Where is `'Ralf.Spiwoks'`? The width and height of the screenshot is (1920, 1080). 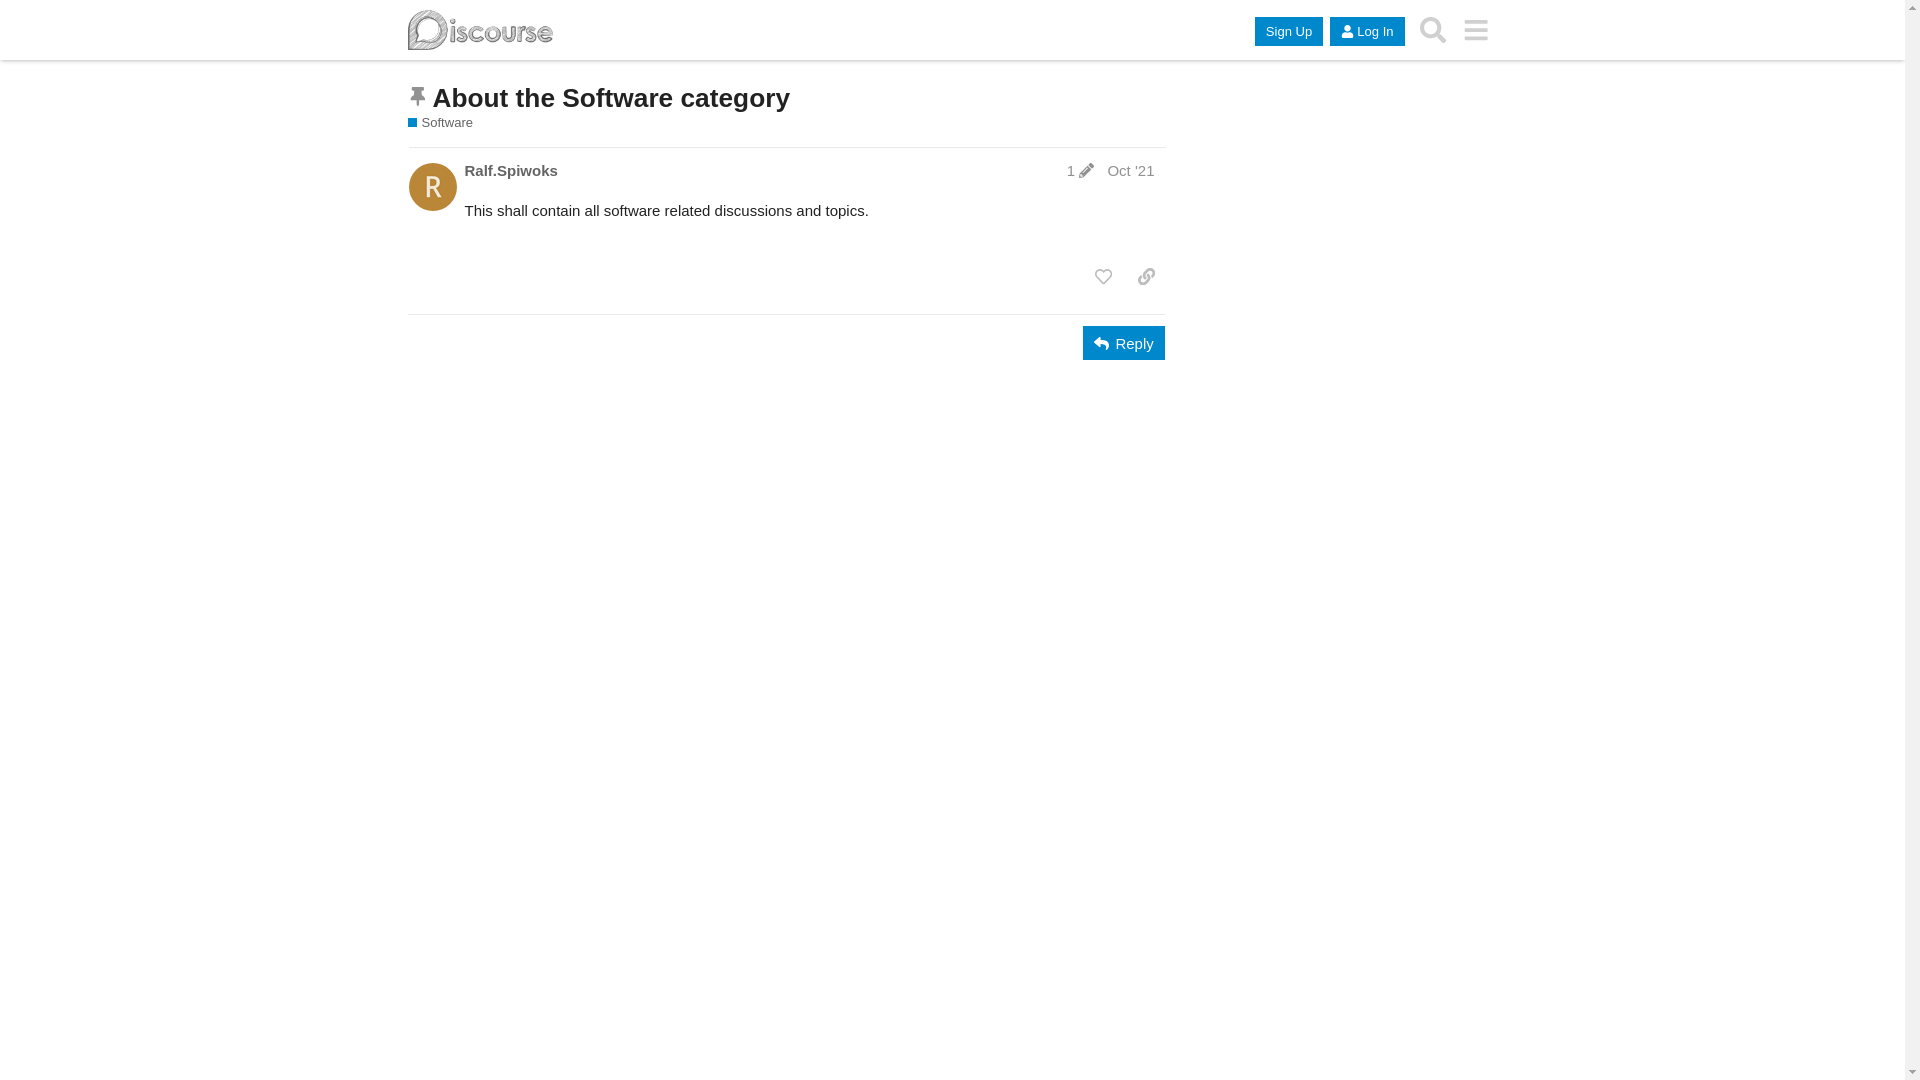 'Ralf.Spiwoks' is located at coordinates (463, 169).